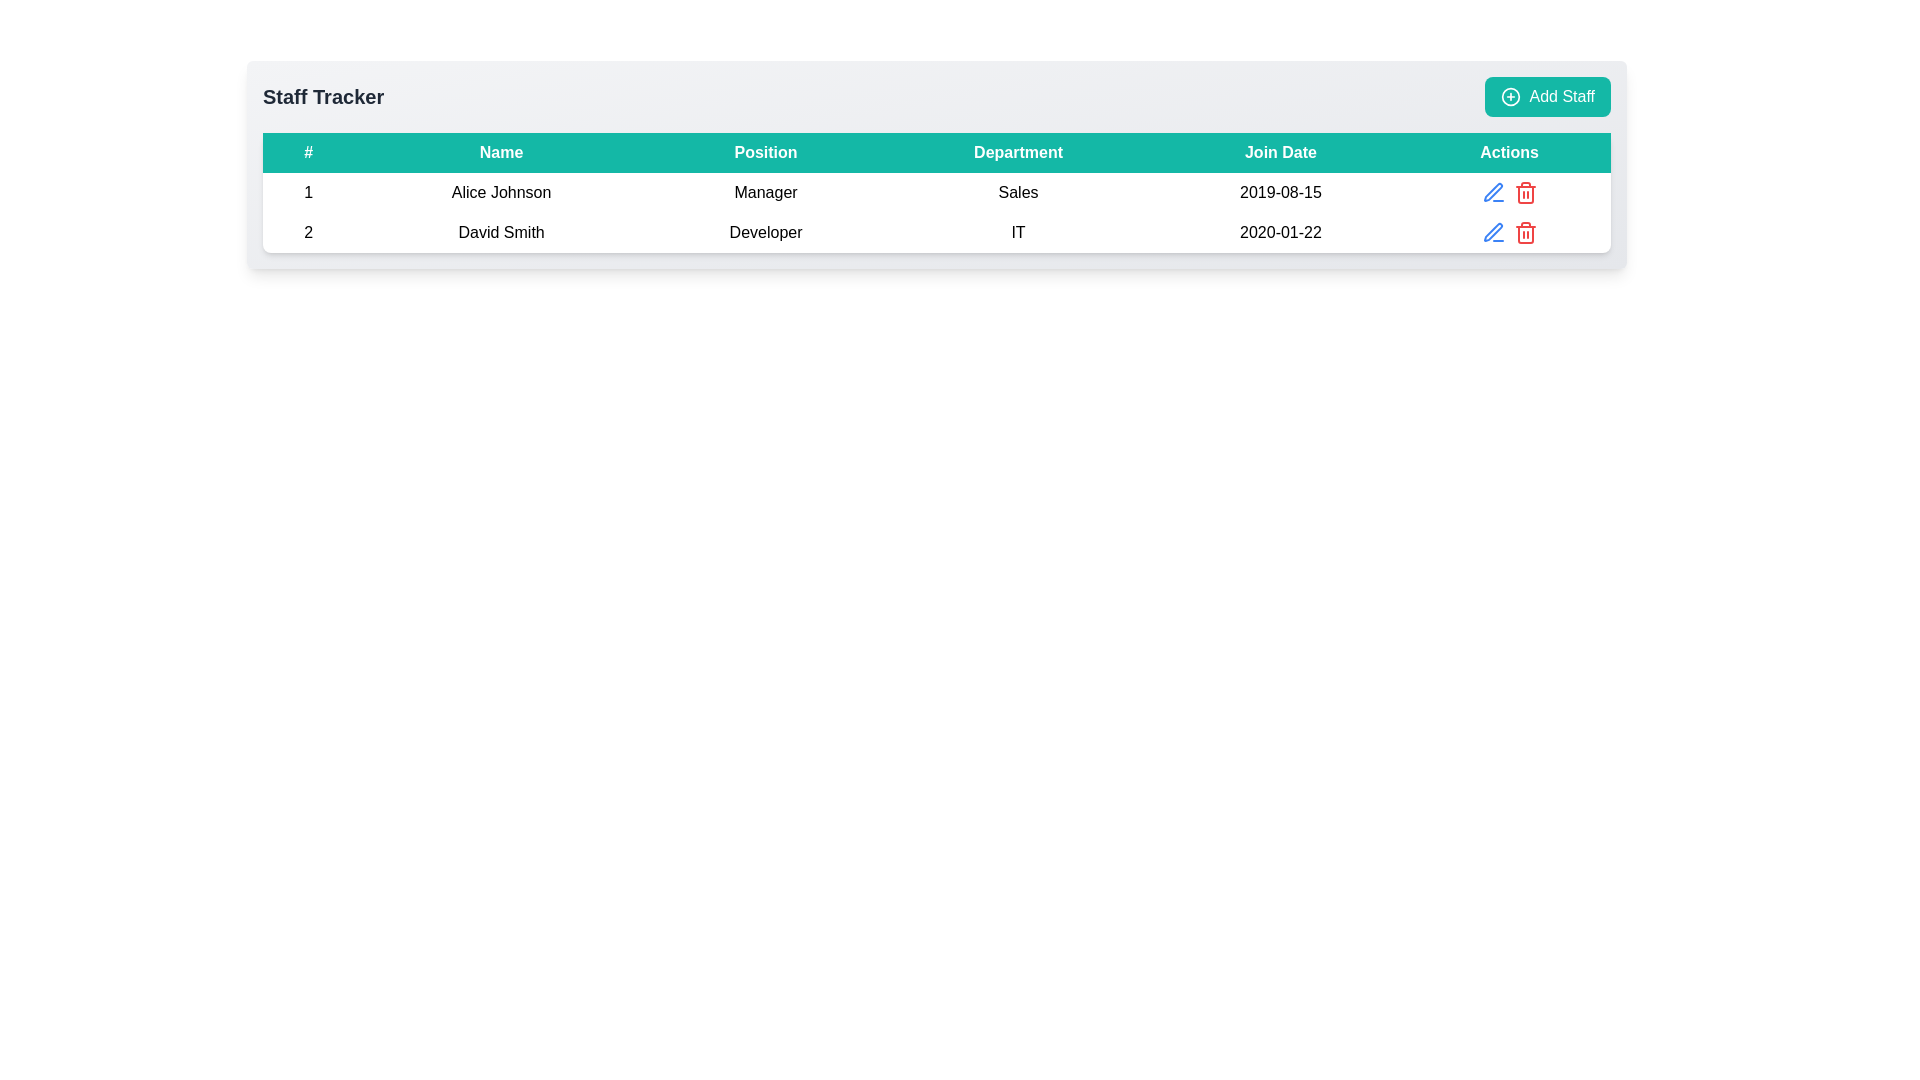 Image resolution: width=1920 pixels, height=1080 pixels. What do you see at coordinates (1509, 152) in the screenshot?
I see `the 'Actions' column header text label, which is the last column header in the table, located at the top-right corner of the header row` at bounding box center [1509, 152].